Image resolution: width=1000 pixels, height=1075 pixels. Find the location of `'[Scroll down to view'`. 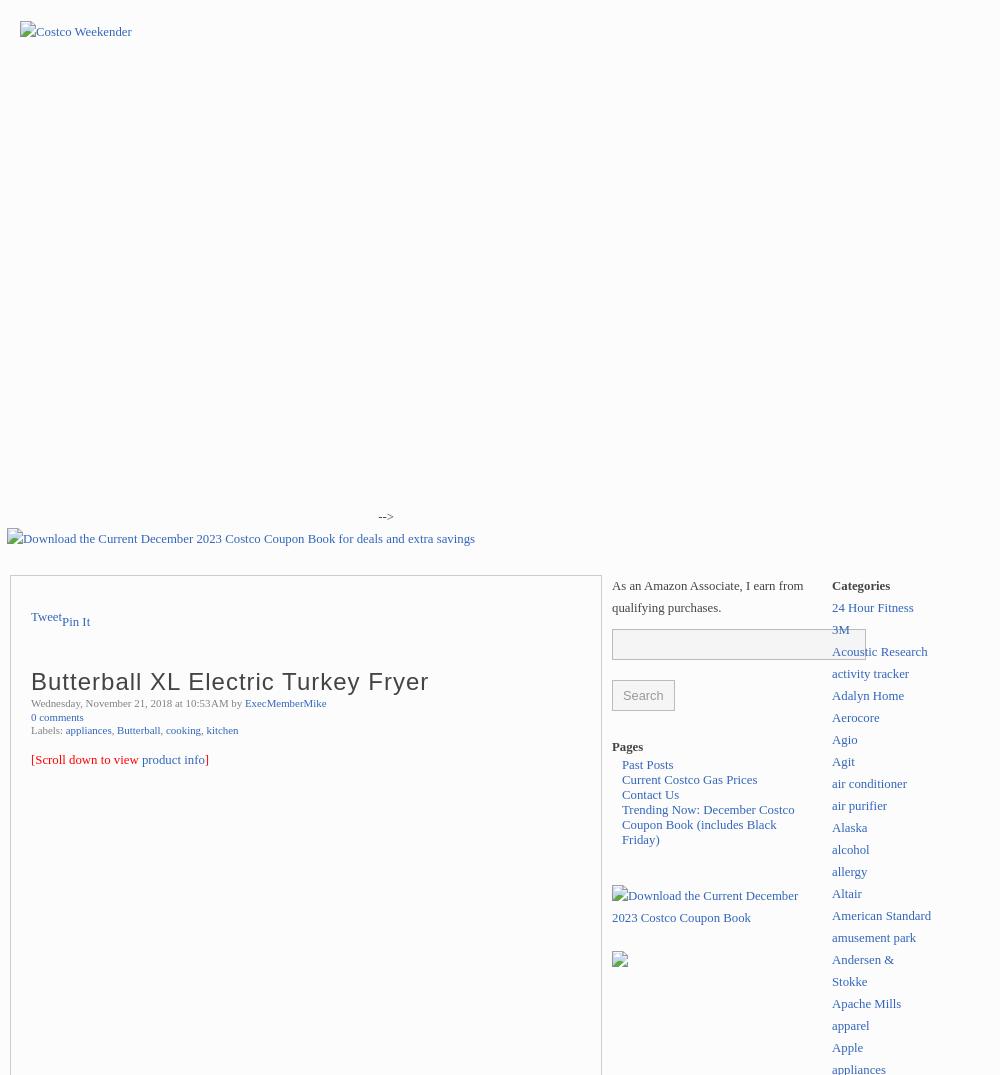

'[Scroll down to view' is located at coordinates (85, 758).